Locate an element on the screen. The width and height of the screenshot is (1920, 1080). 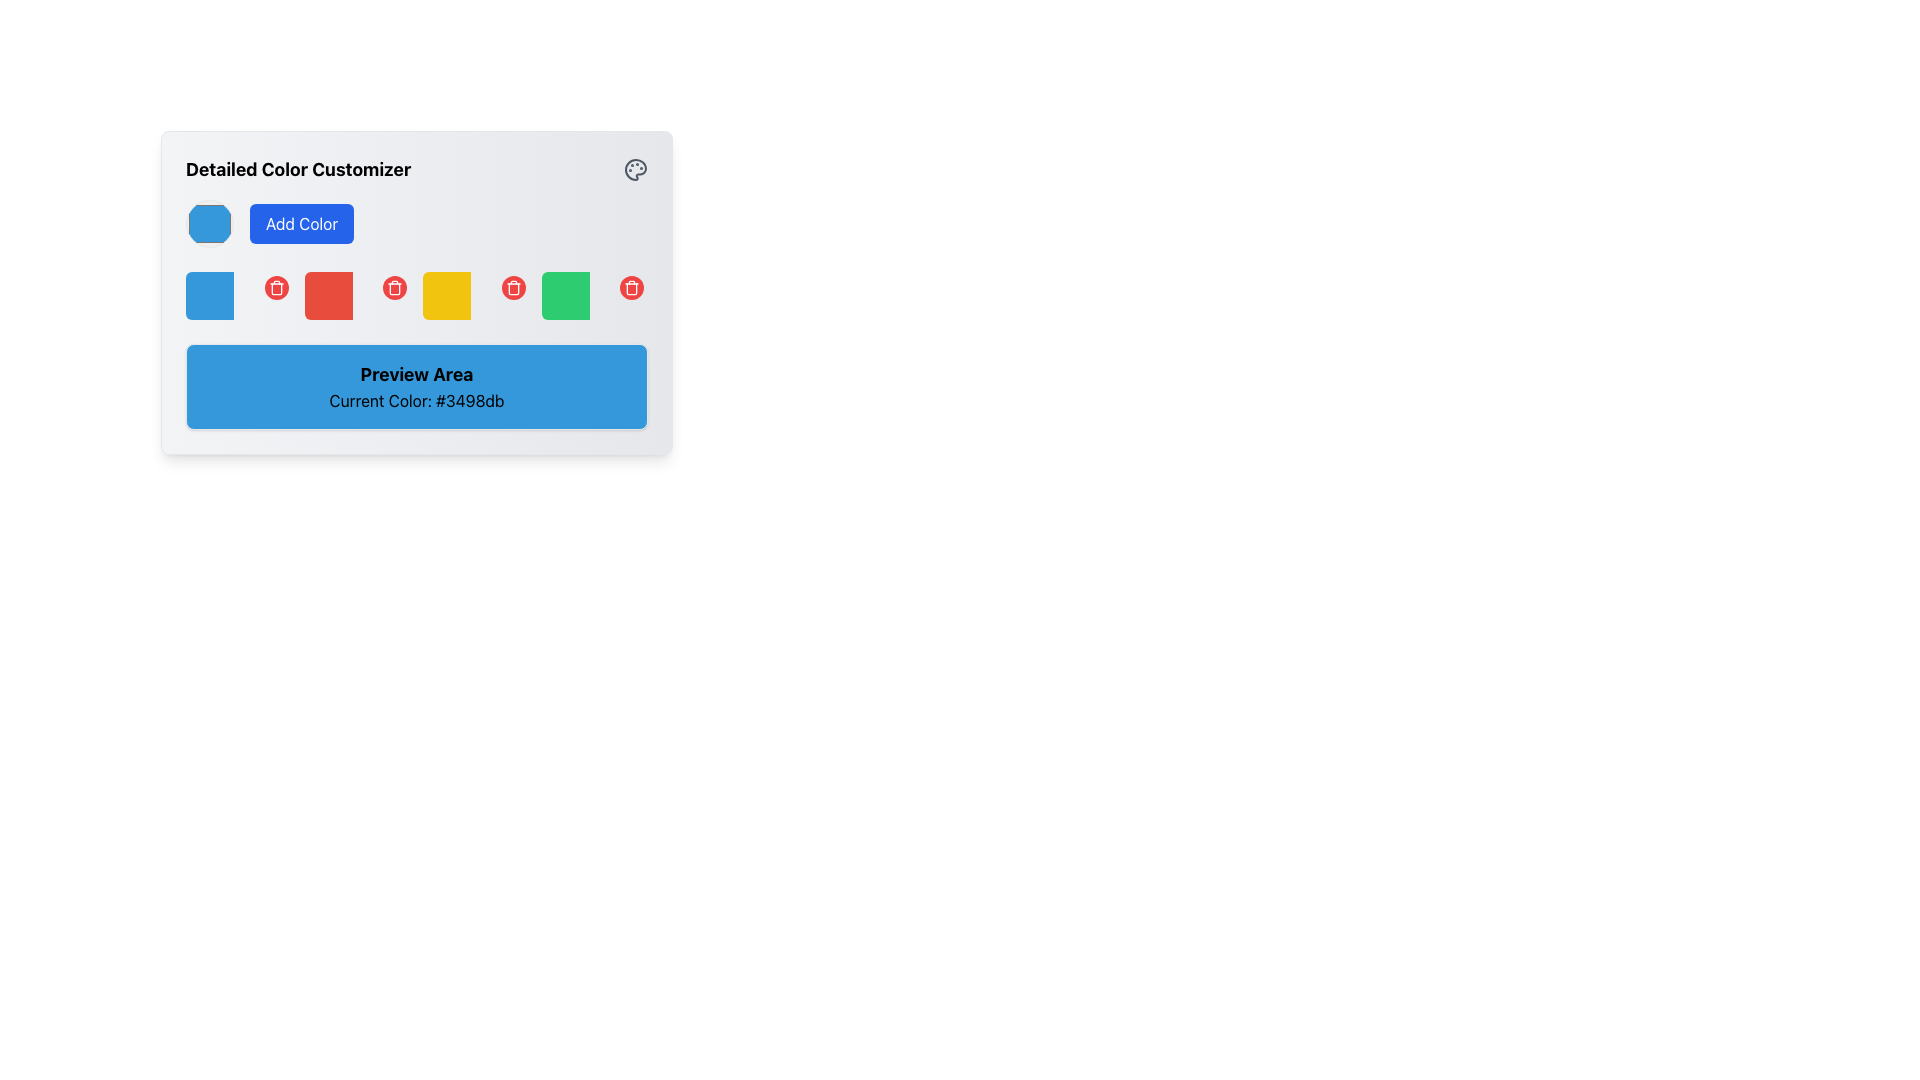
the bold text label 'Detailed Color Customizer' located at the top left of a light gray background card is located at coordinates (297, 168).